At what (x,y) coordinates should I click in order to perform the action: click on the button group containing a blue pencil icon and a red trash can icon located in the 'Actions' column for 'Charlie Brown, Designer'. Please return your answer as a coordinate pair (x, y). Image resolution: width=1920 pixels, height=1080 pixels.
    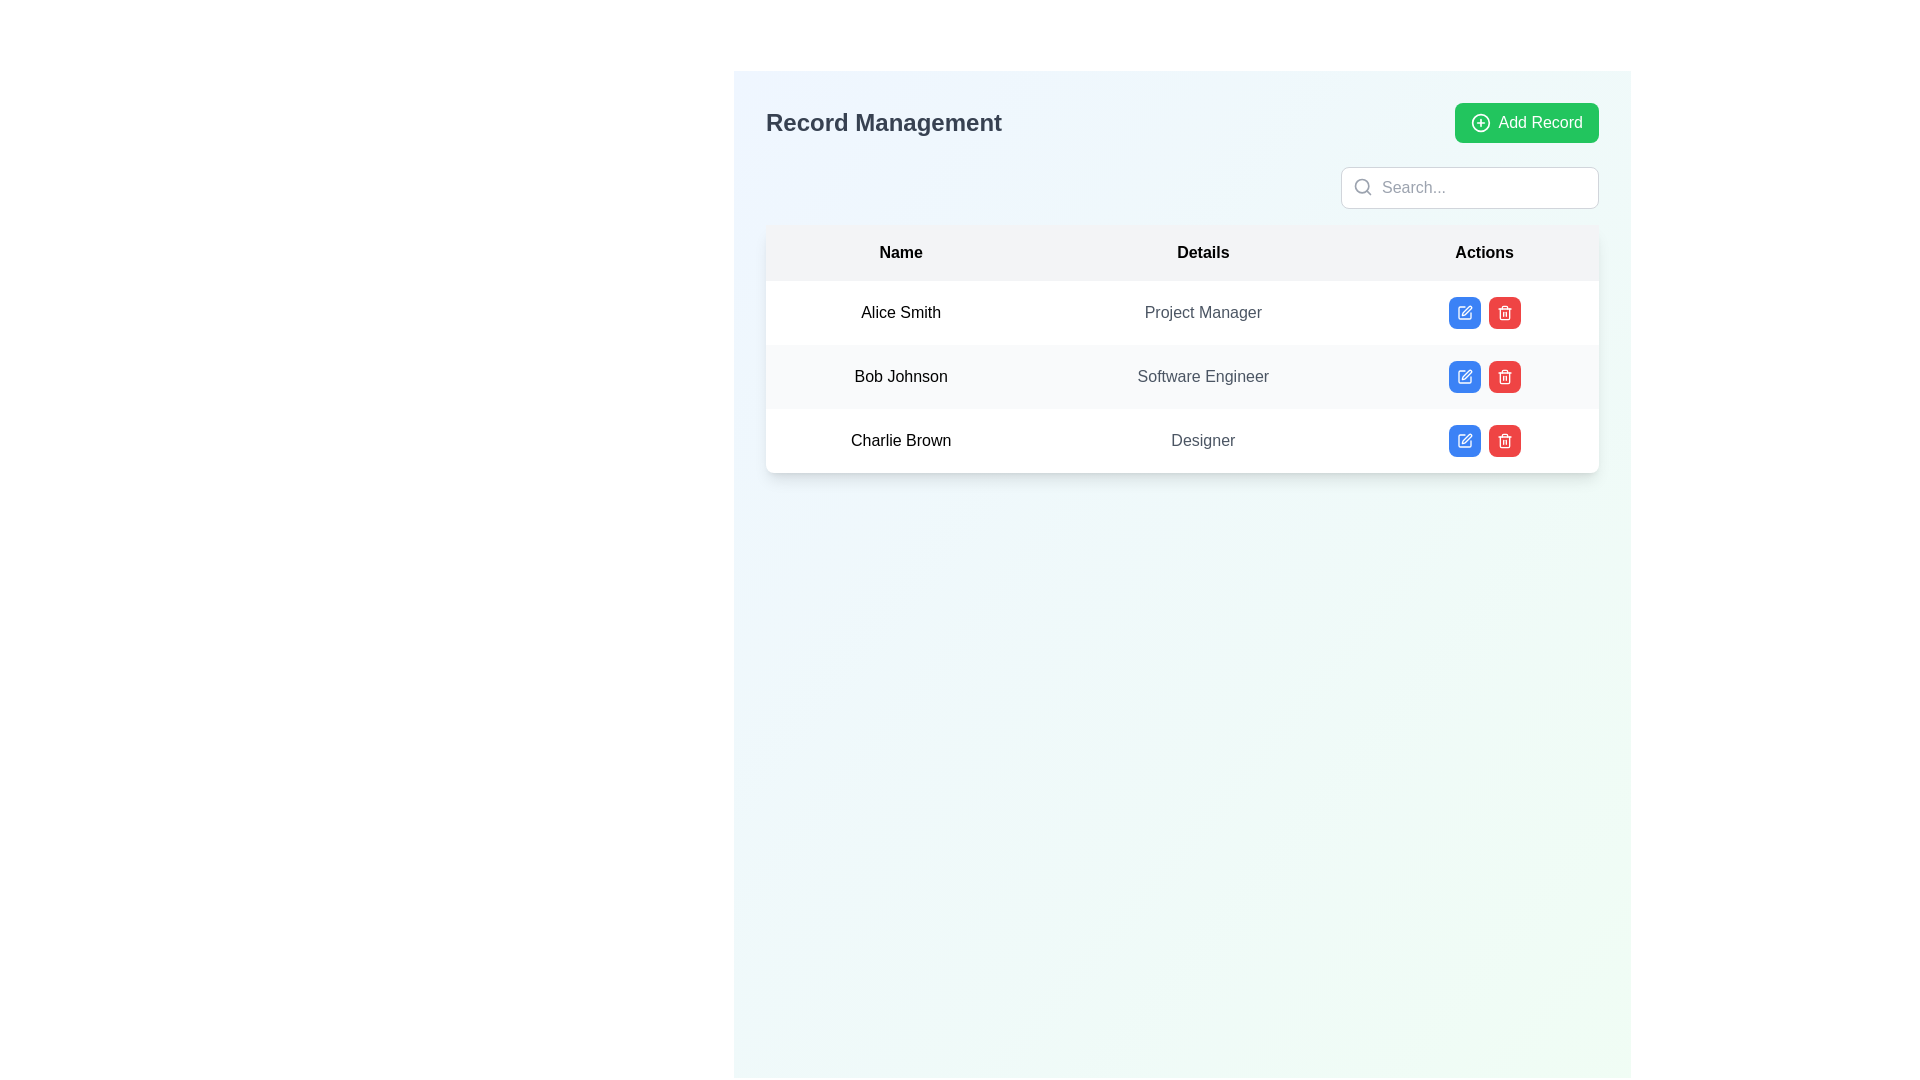
    Looking at the image, I should click on (1484, 439).